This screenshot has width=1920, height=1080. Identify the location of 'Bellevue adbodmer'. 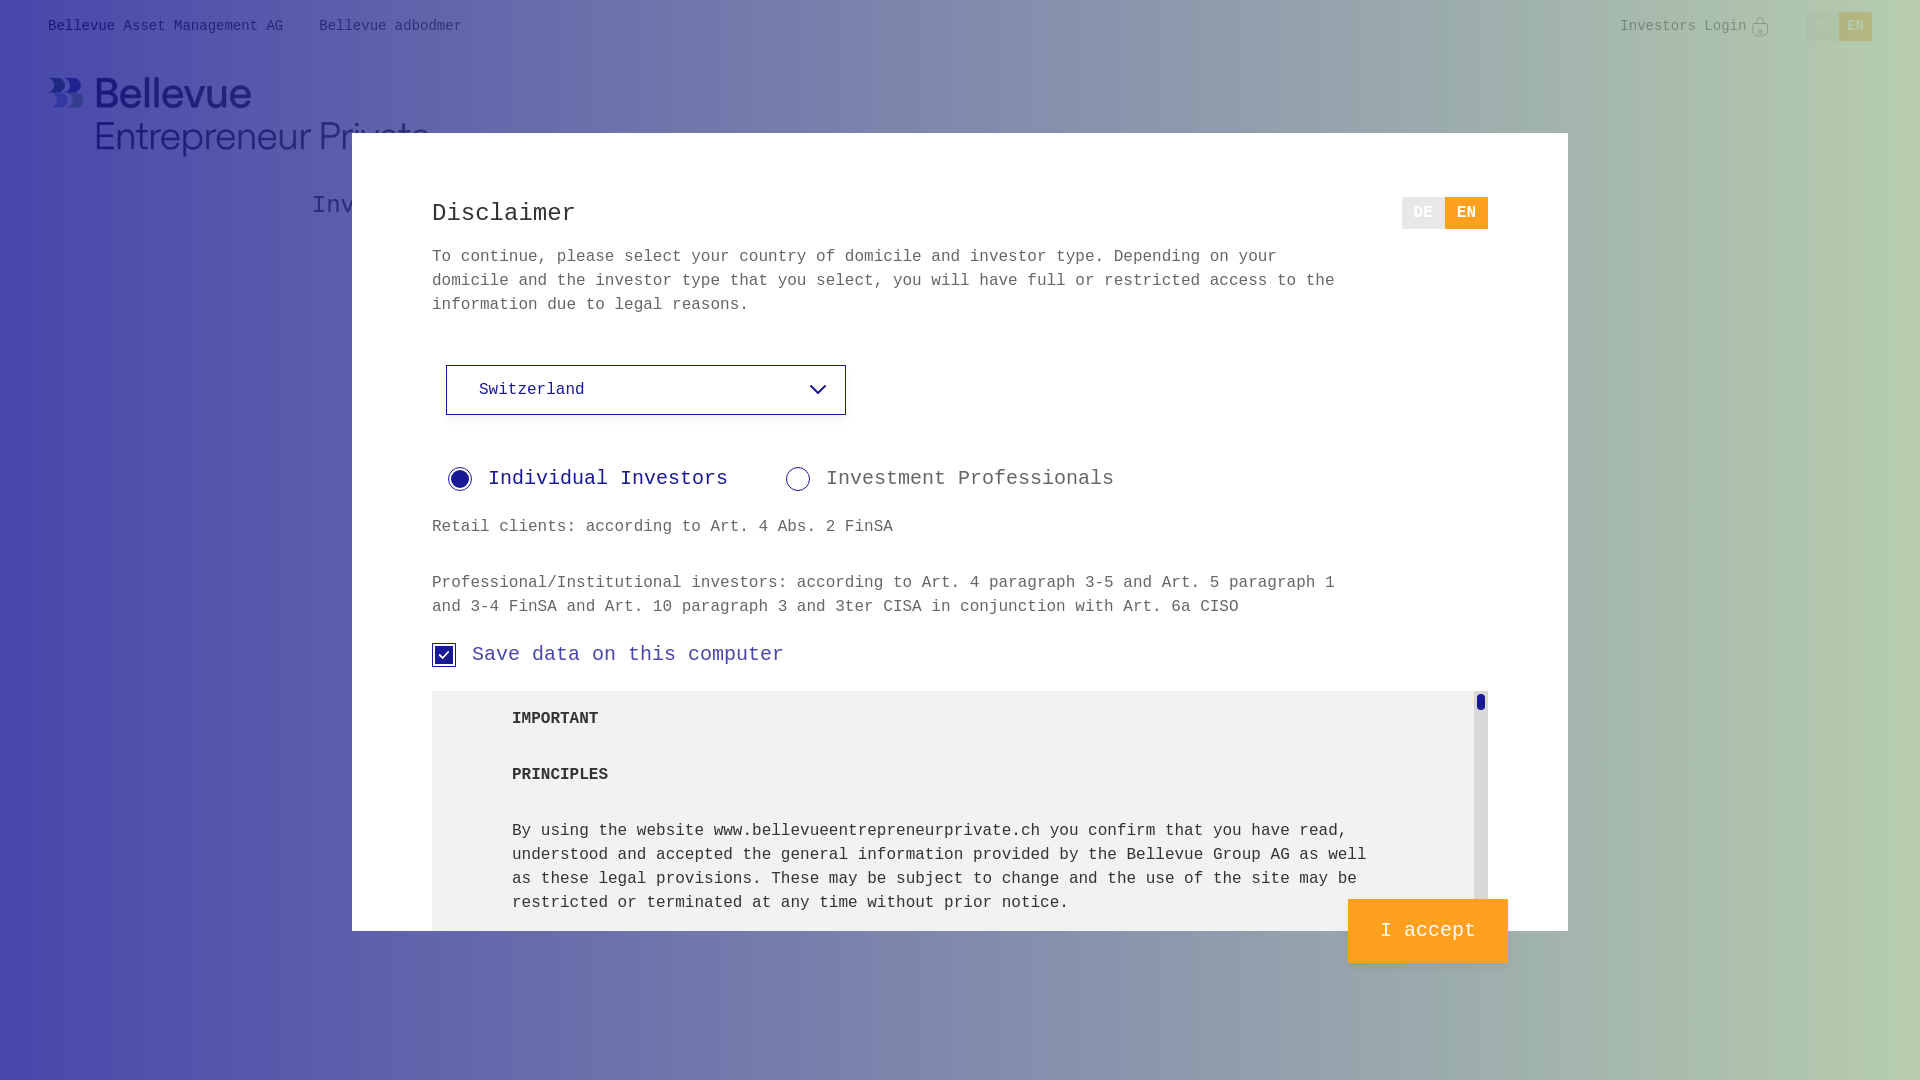
(390, 26).